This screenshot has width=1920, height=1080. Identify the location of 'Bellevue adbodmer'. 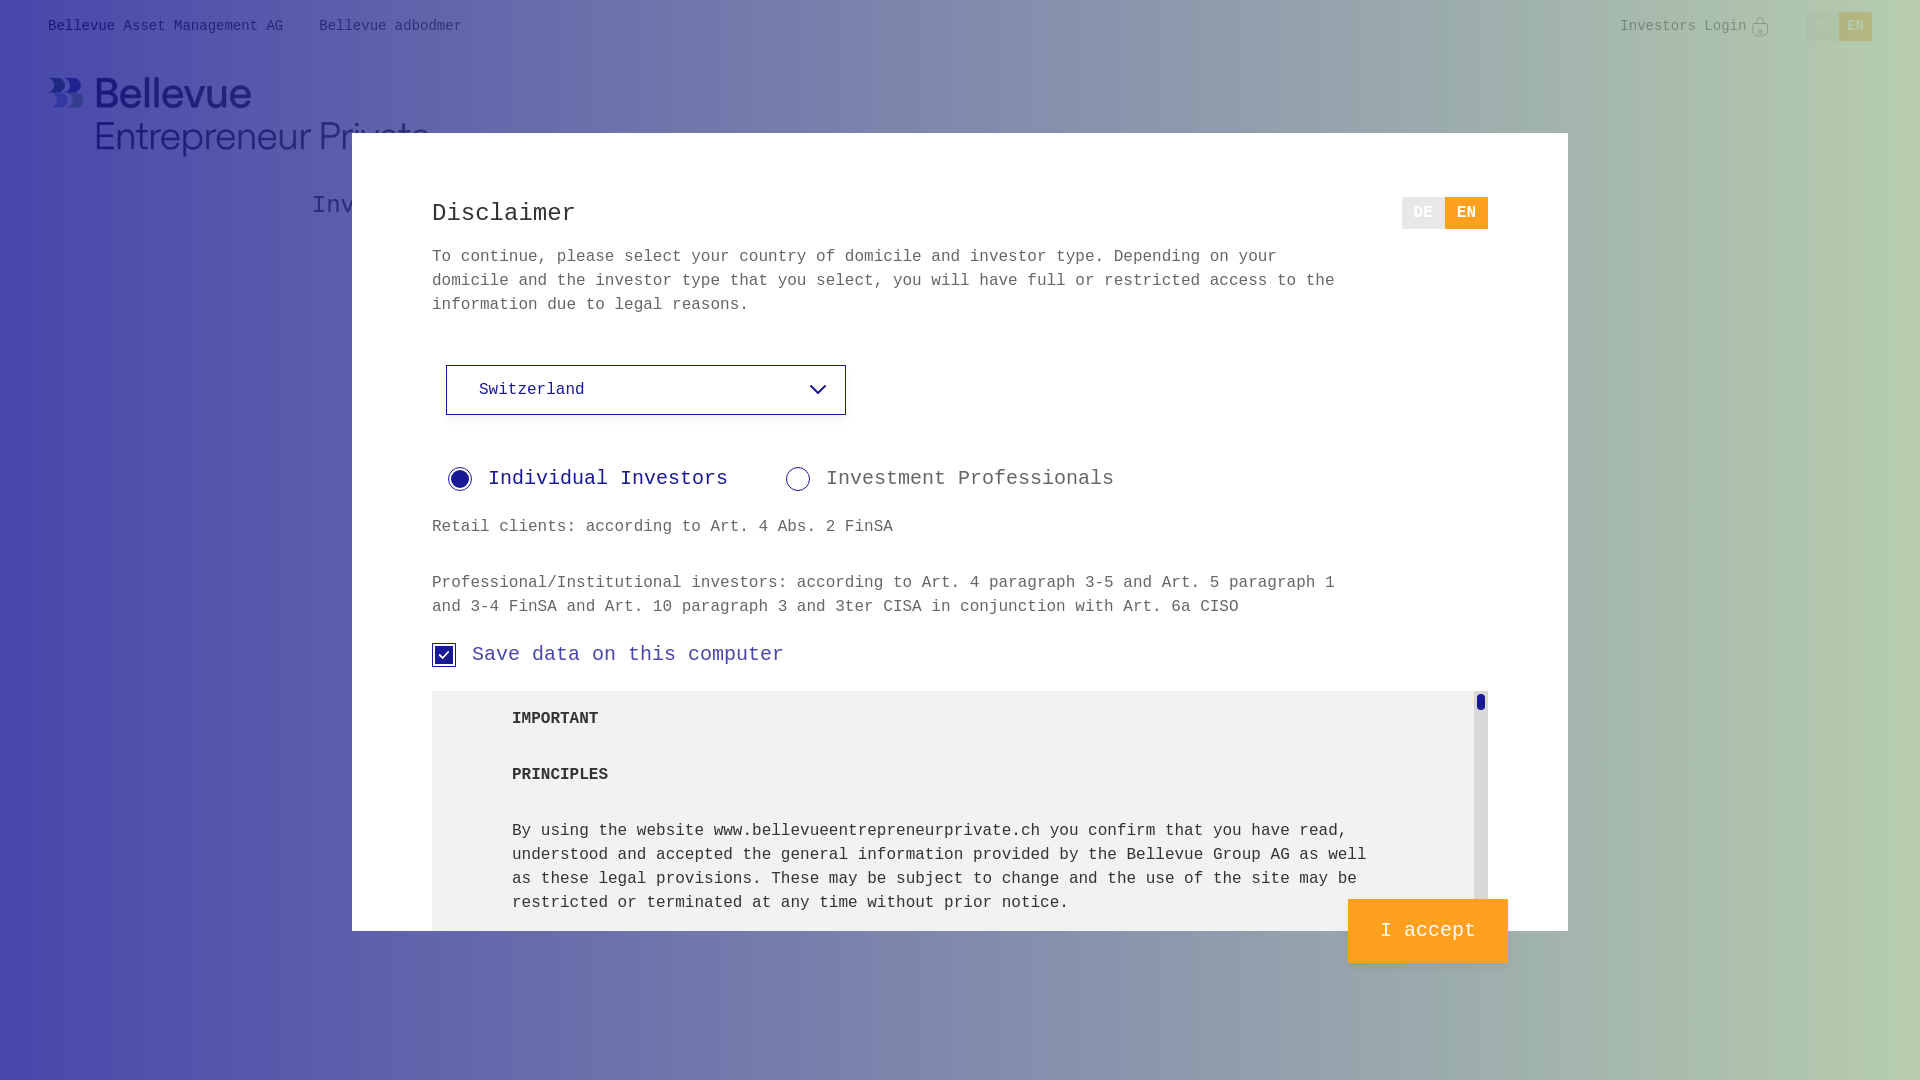
(390, 26).